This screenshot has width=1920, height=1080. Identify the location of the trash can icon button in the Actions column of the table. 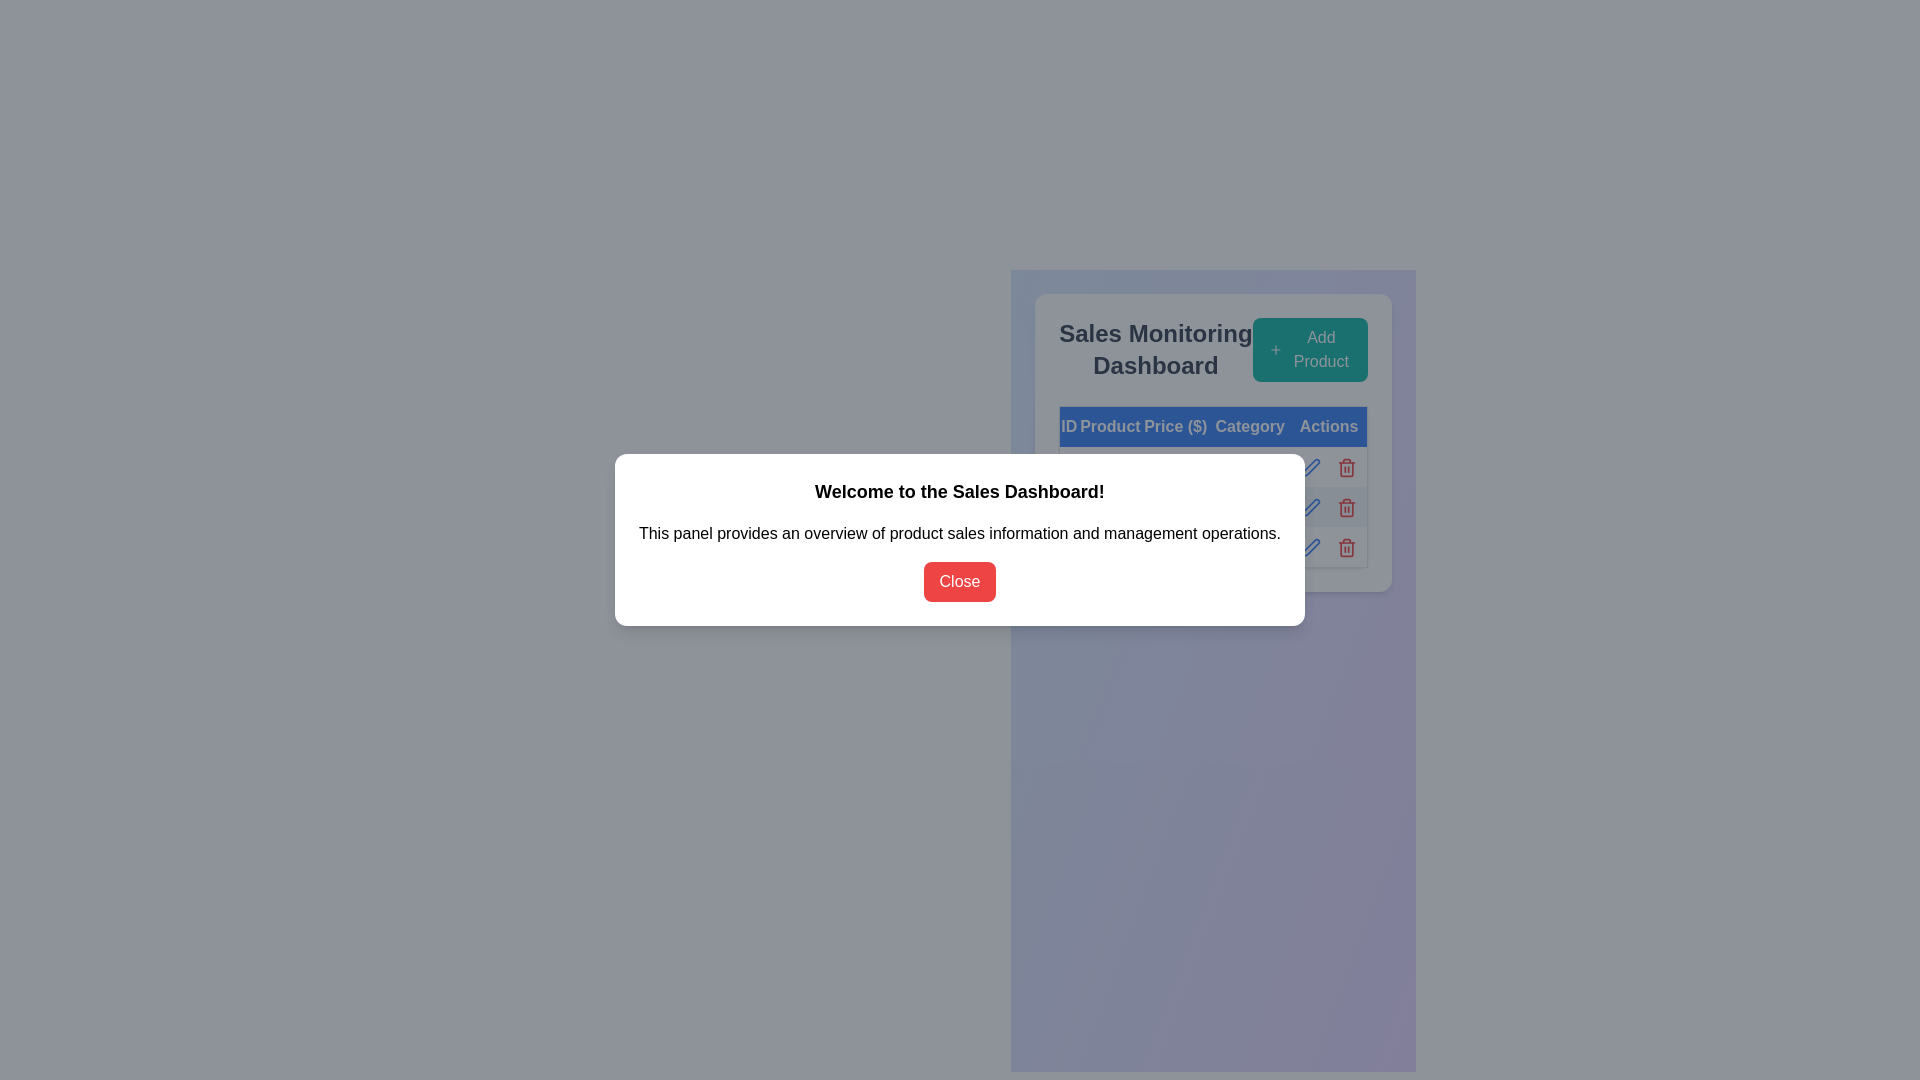
(1329, 547).